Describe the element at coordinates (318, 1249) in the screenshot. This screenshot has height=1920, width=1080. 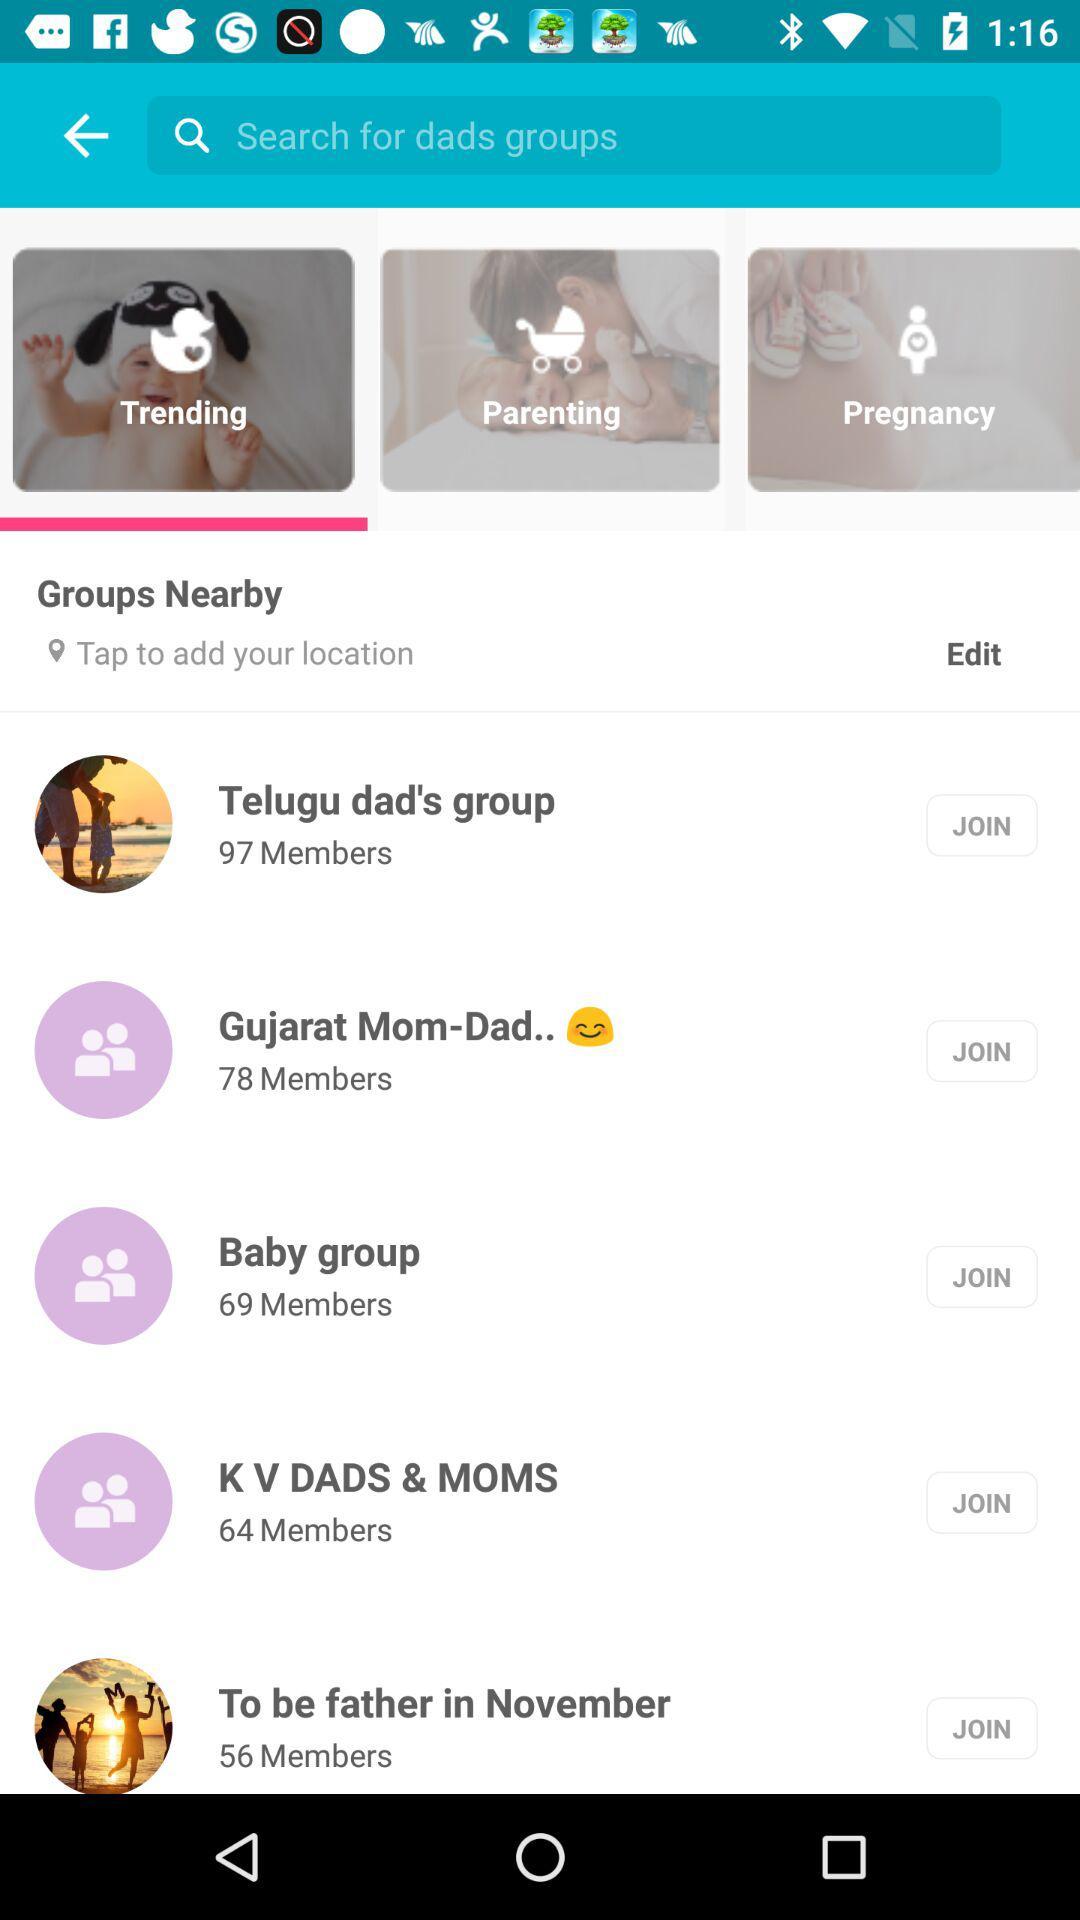
I see `item below 78 item` at that location.